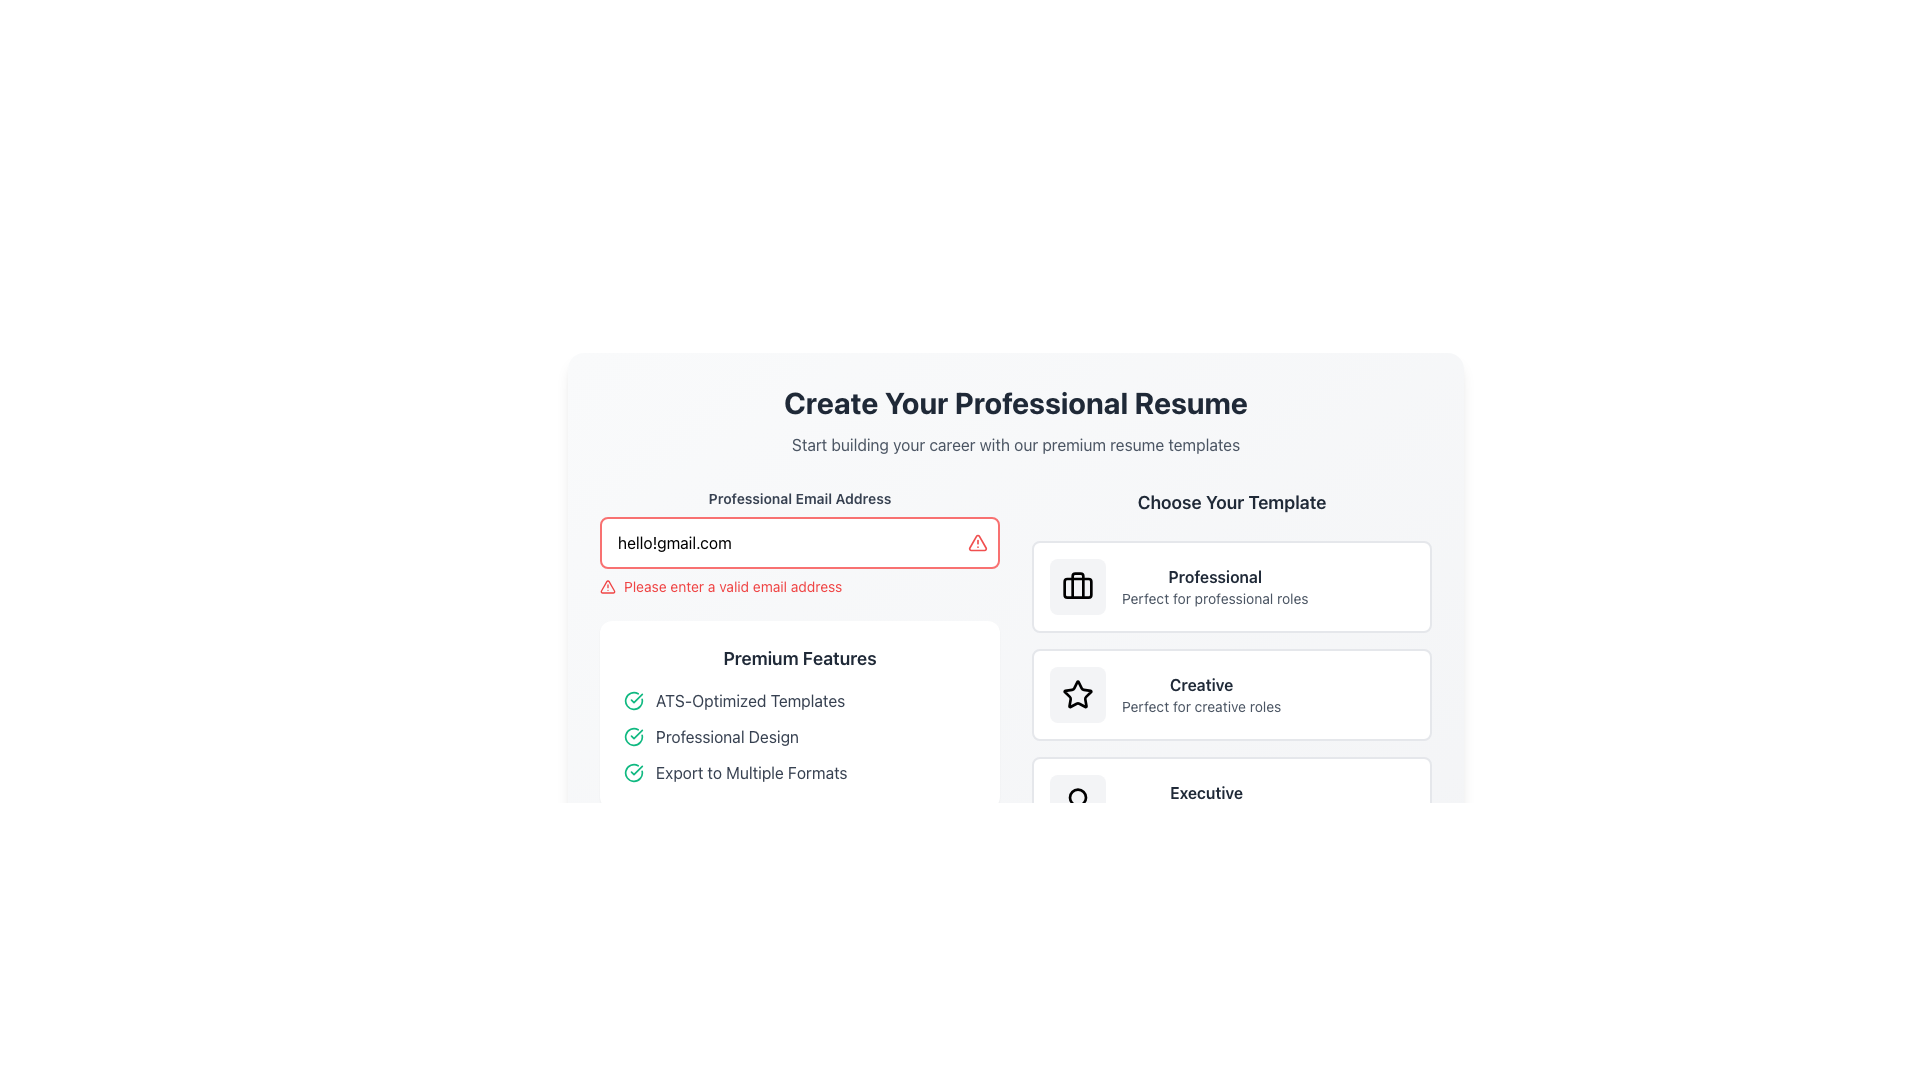 The height and width of the screenshot is (1080, 1920). I want to click on text block displaying 'Creative' and 'Perfect for creative roles', which is the second template option under 'Choose Your Template', so click(1200, 693).